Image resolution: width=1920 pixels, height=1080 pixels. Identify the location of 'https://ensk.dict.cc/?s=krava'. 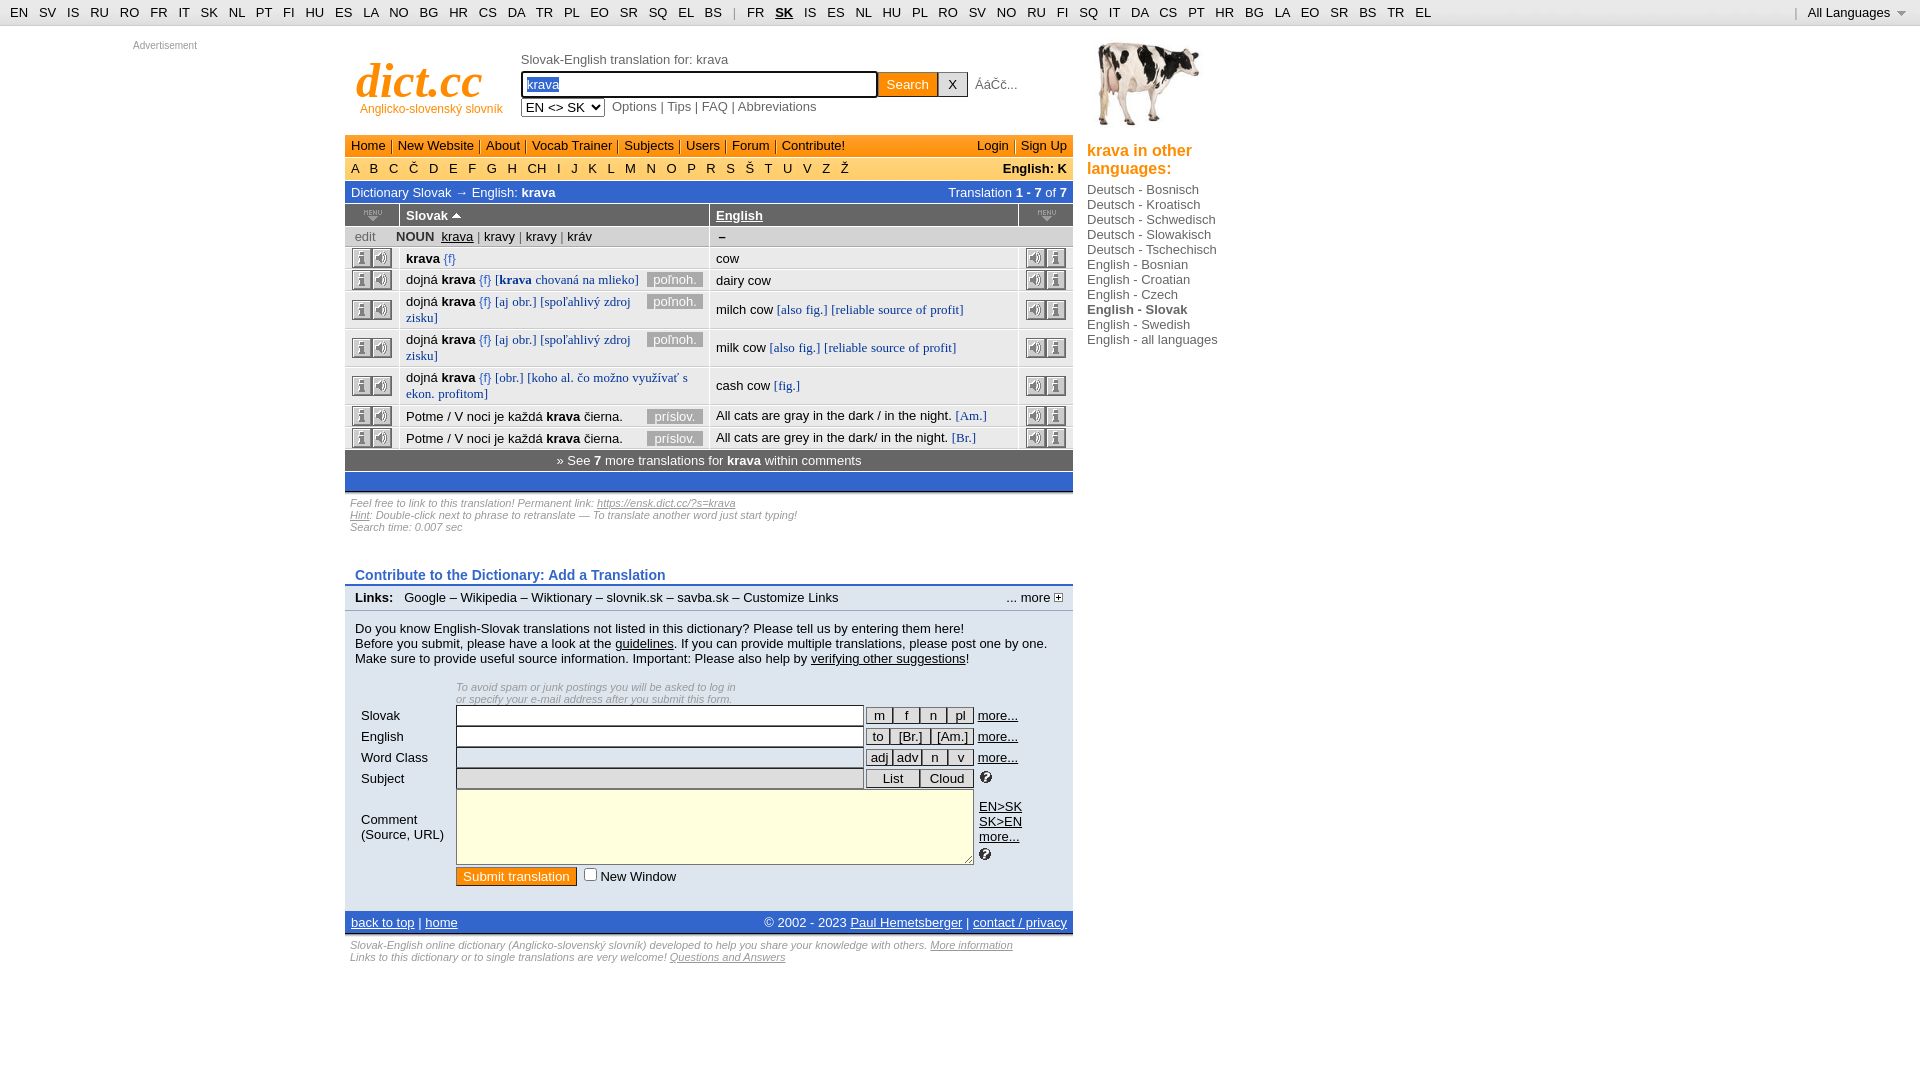
(666, 501).